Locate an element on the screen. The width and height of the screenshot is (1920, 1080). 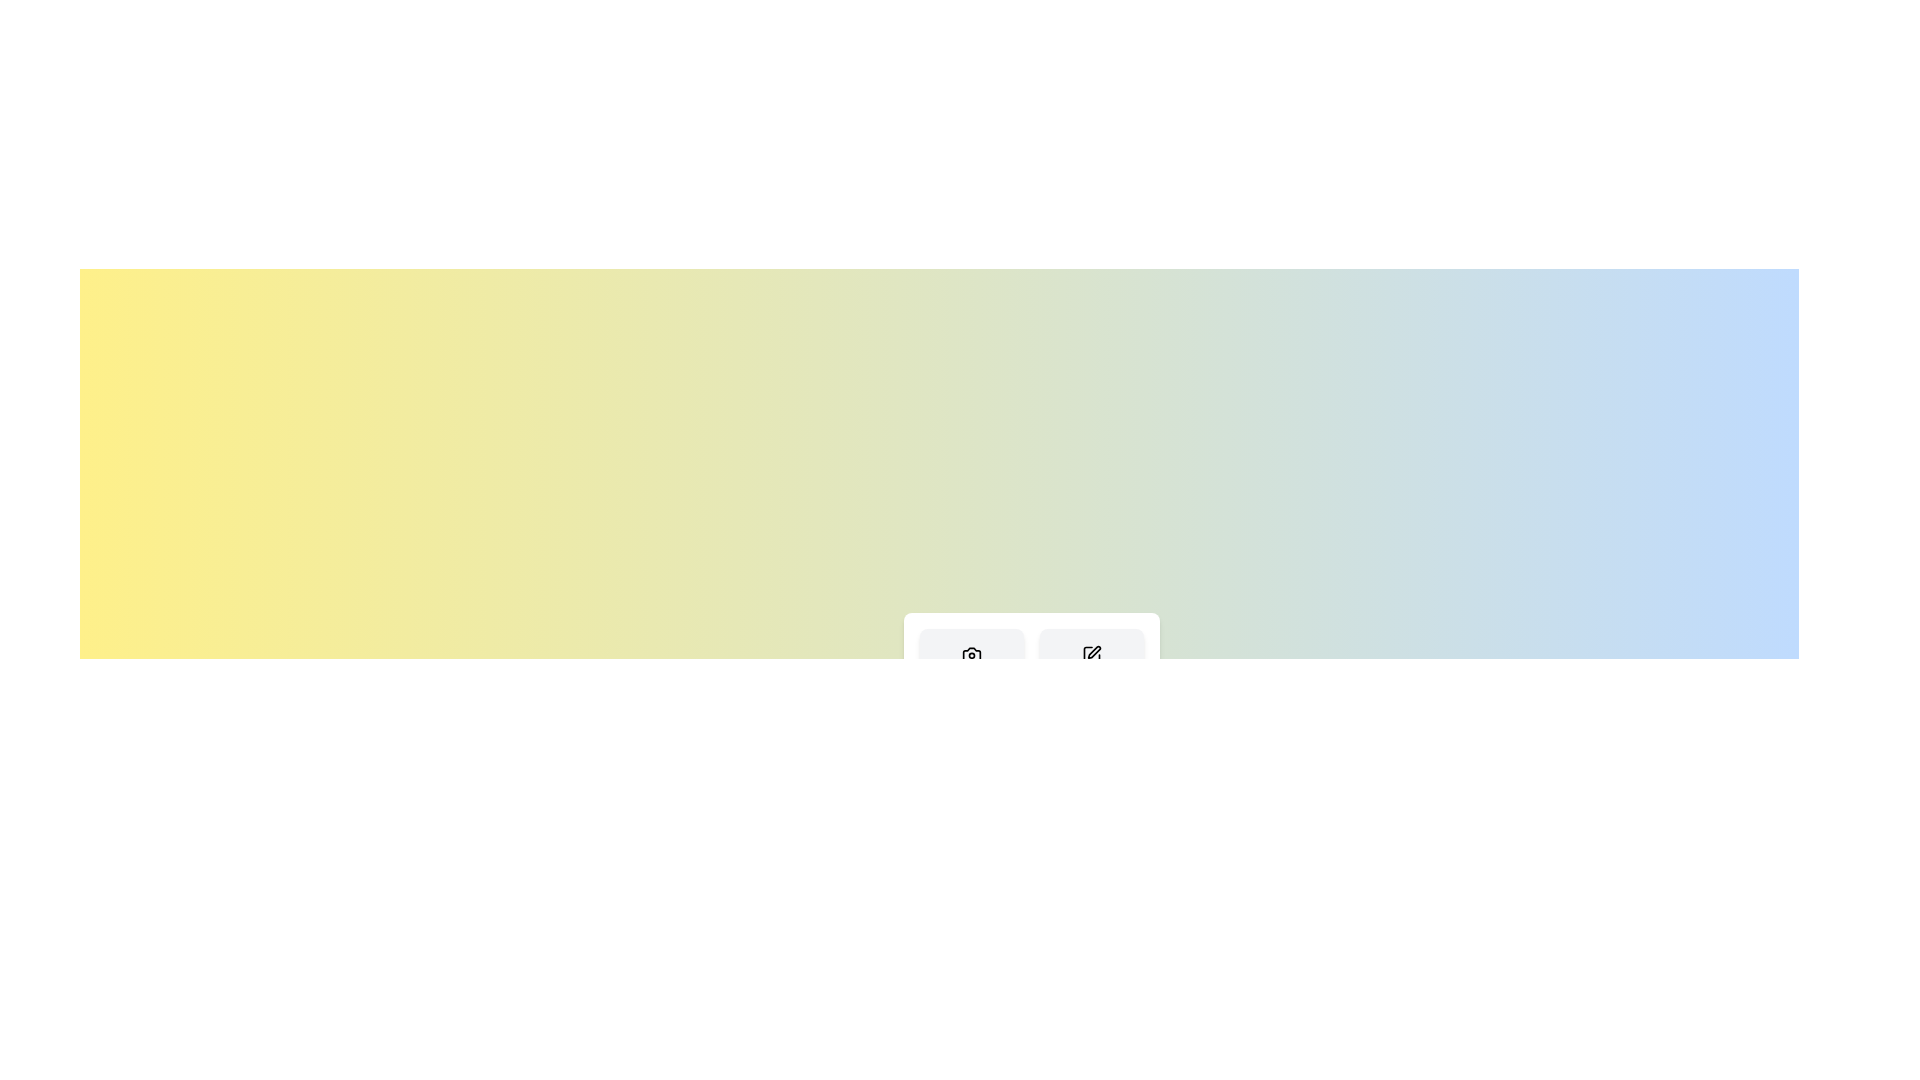
the 'Apply' button to select the 'Apply' action is located at coordinates (1090, 764).